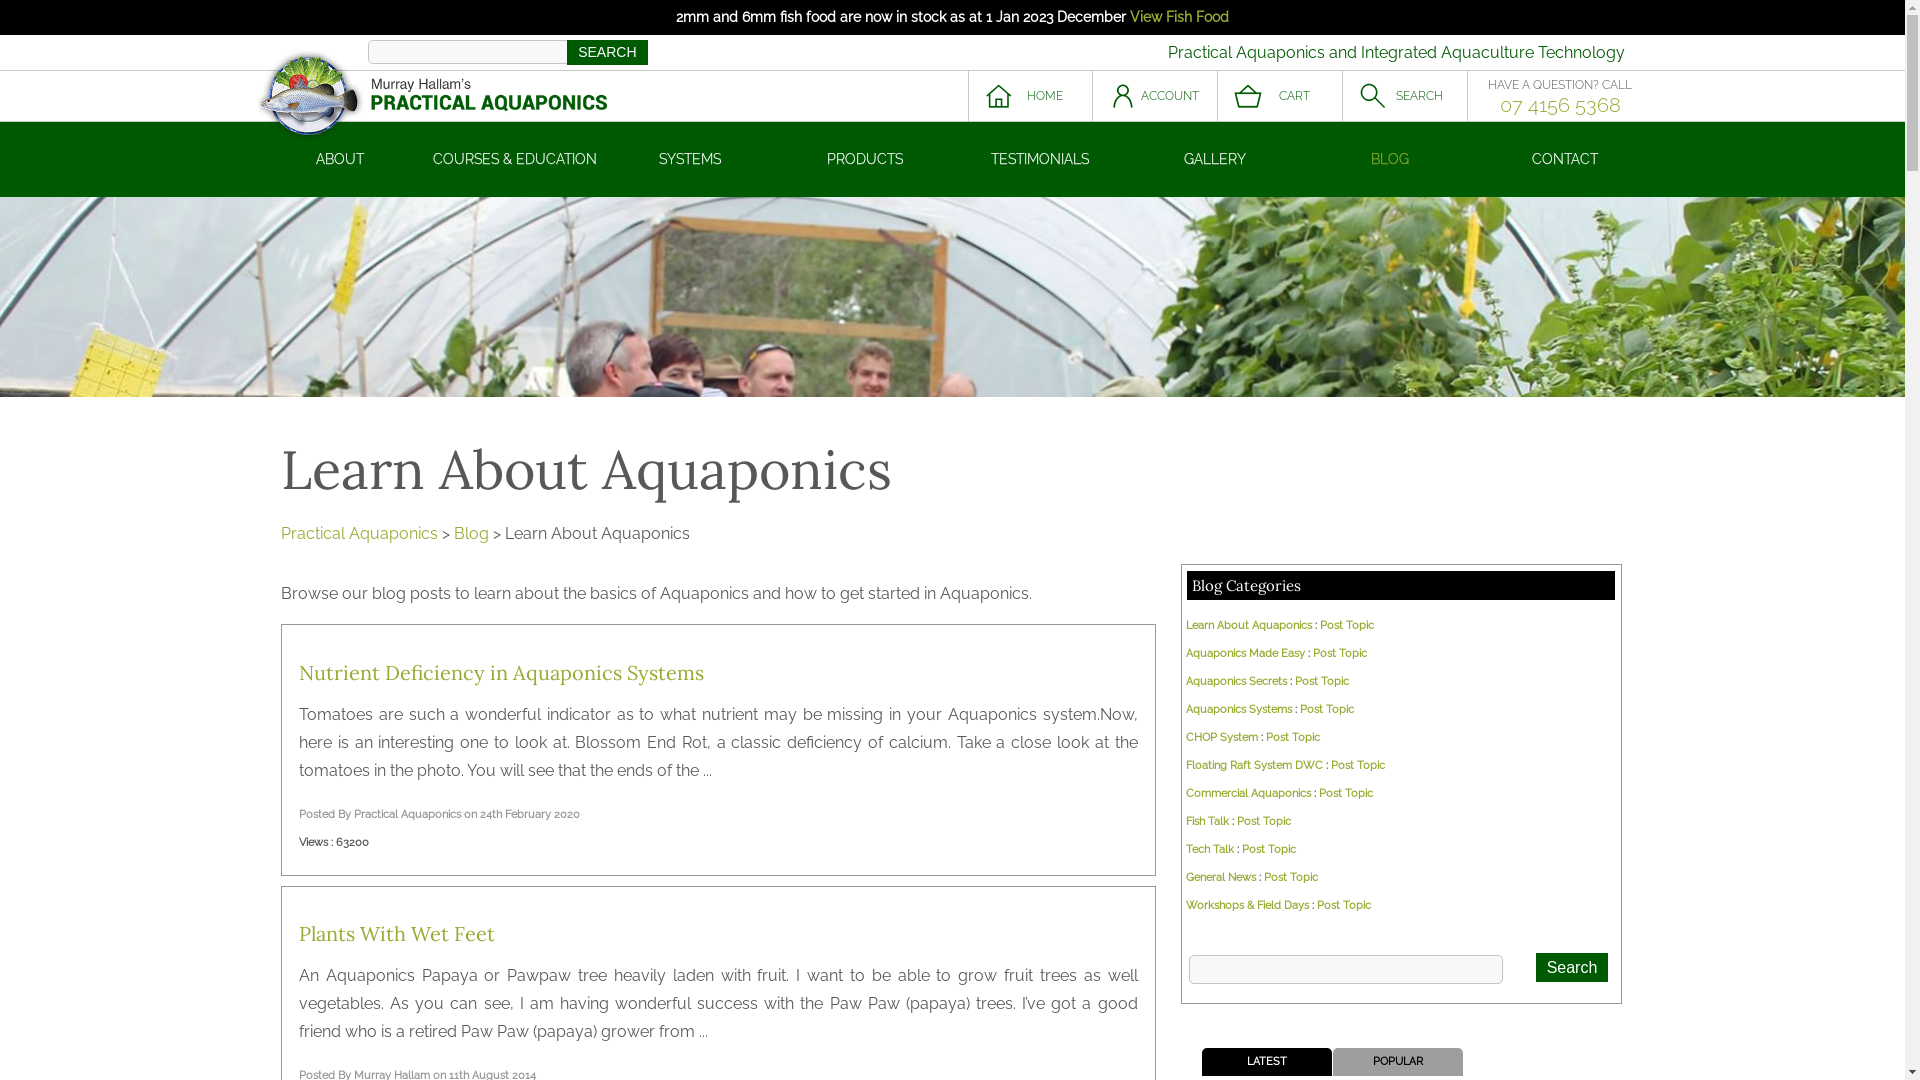 The width and height of the screenshot is (1920, 1080). Describe the element at coordinates (1237, 708) in the screenshot. I see `'Aquaponics Systems'` at that location.